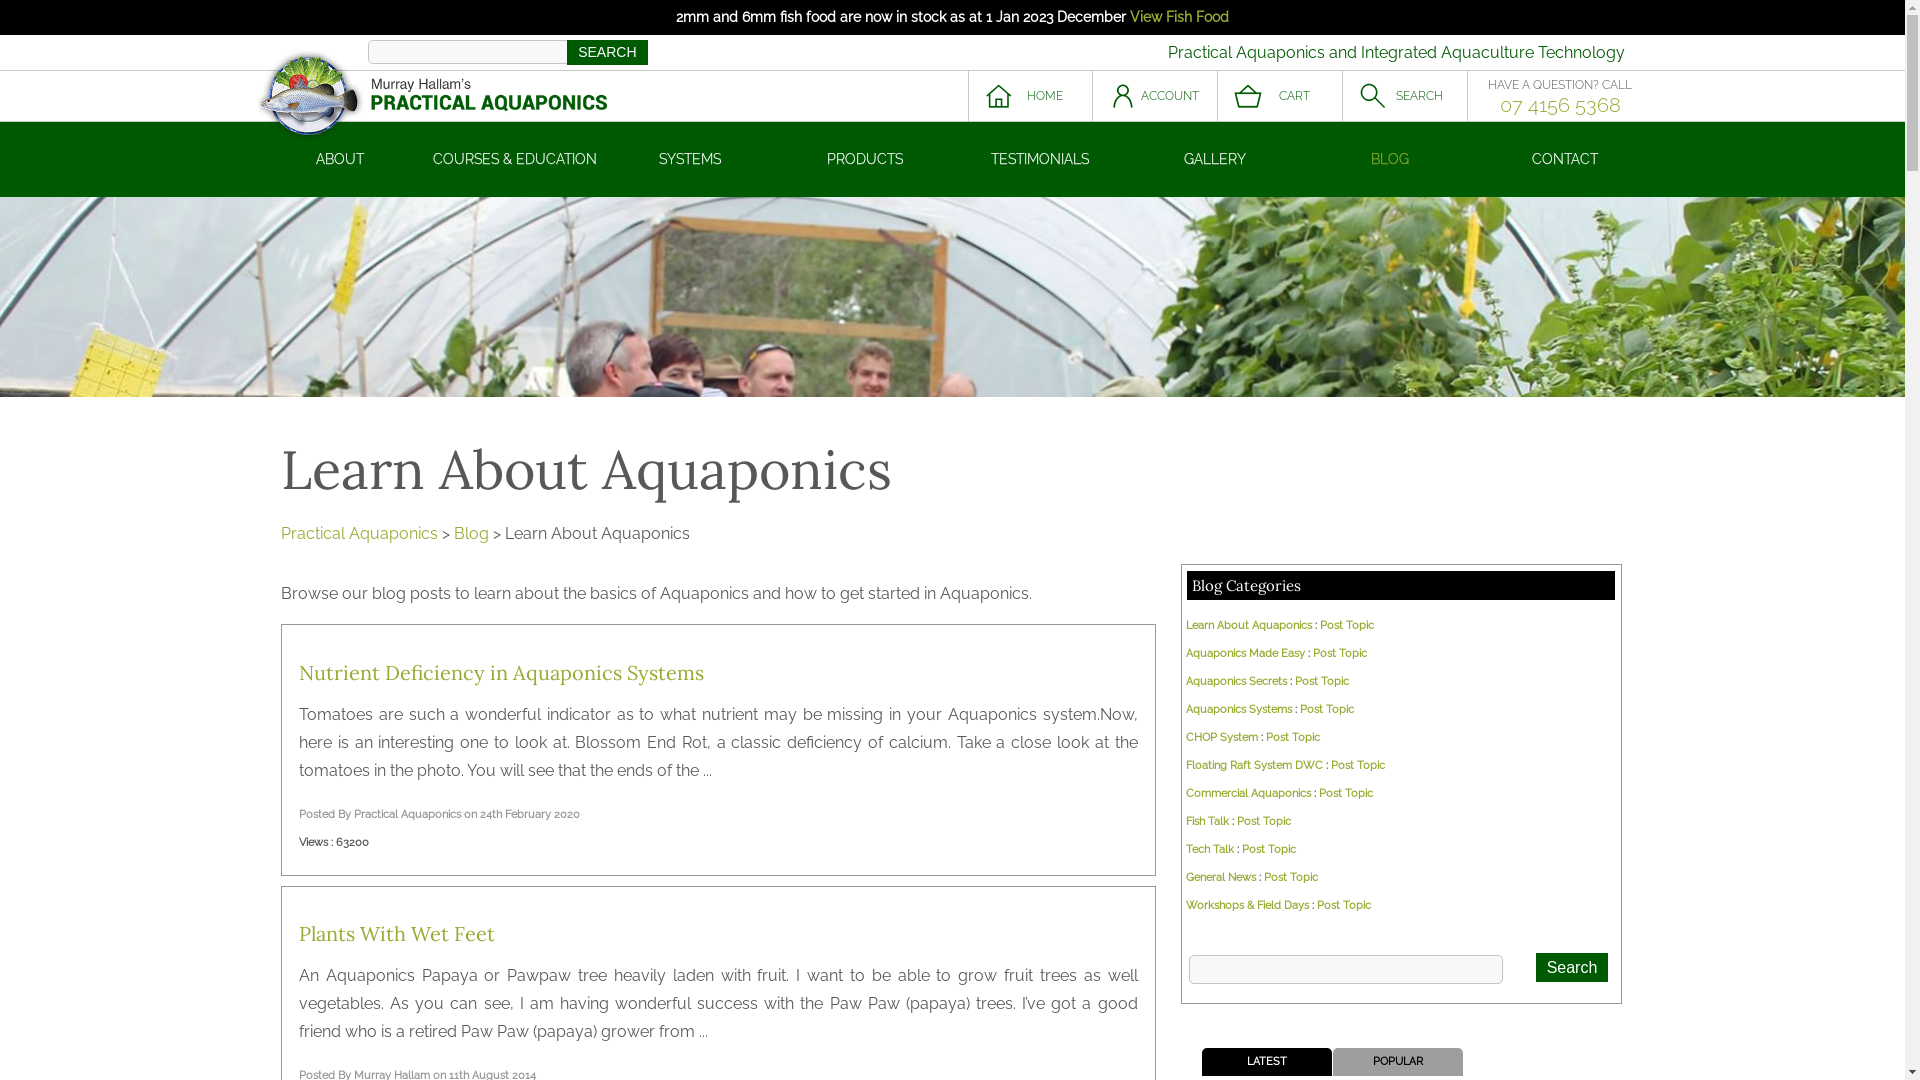 The width and height of the screenshot is (1920, 1080). Describe the element at coordinates (1237, 708) in the screenshot. I see `'Aquaponics Systems'` at that location.